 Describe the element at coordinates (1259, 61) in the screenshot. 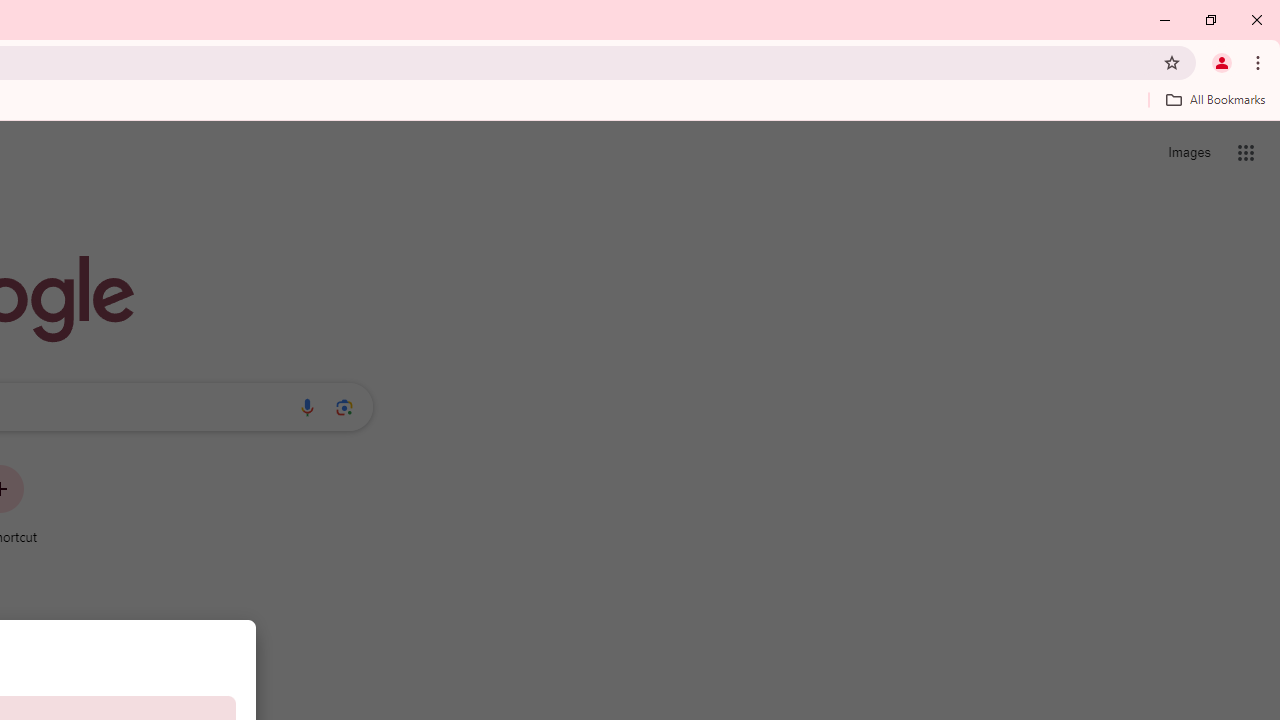

I see `'Chrome'` at that location.